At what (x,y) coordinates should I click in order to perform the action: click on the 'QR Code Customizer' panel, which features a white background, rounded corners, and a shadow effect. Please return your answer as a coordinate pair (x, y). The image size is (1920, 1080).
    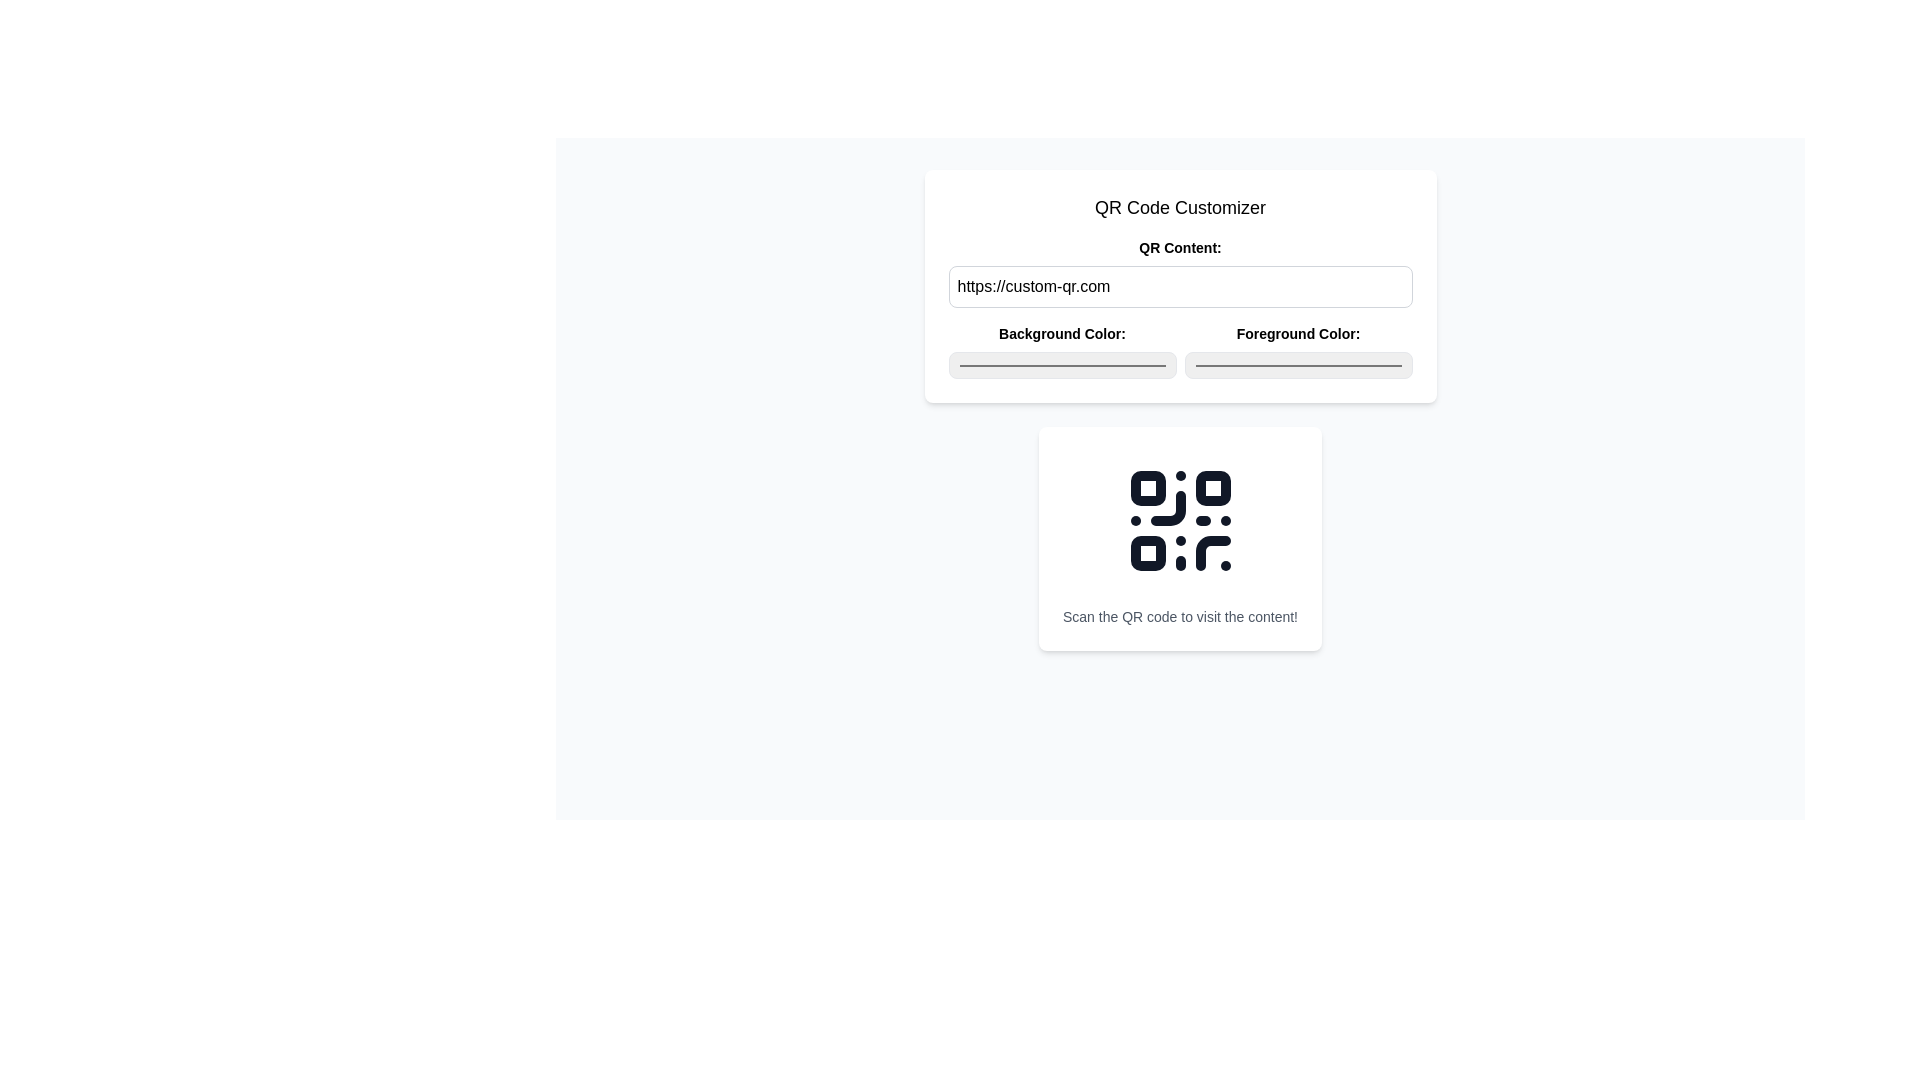
    Looking at the image, I should click on (1180, 286).